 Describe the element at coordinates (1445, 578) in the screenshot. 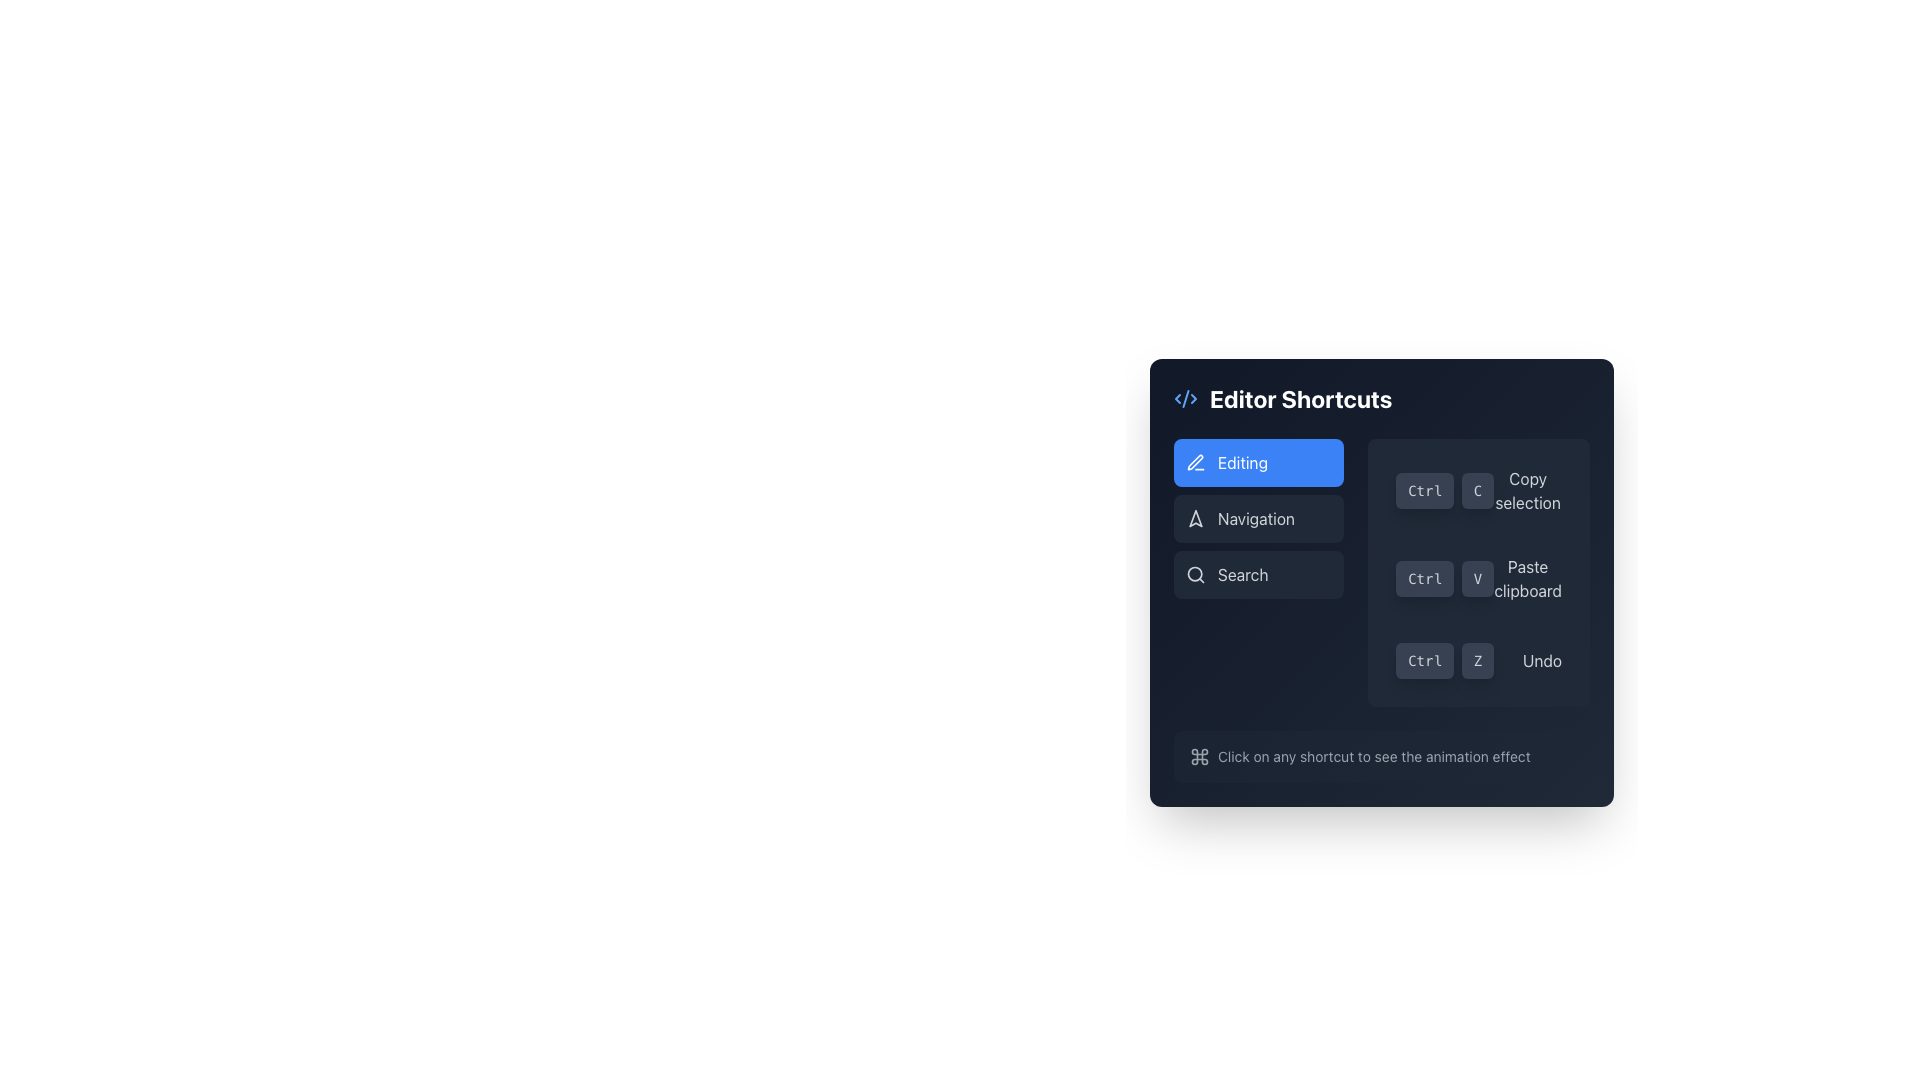

I see `the composite element consisting of two buttons labeled 'Ctrl' and 'V' located in the lower-right portion of the 'Editor Shortcuts' panel, specifically linked to the 'Paste clipboard' action` at that location.